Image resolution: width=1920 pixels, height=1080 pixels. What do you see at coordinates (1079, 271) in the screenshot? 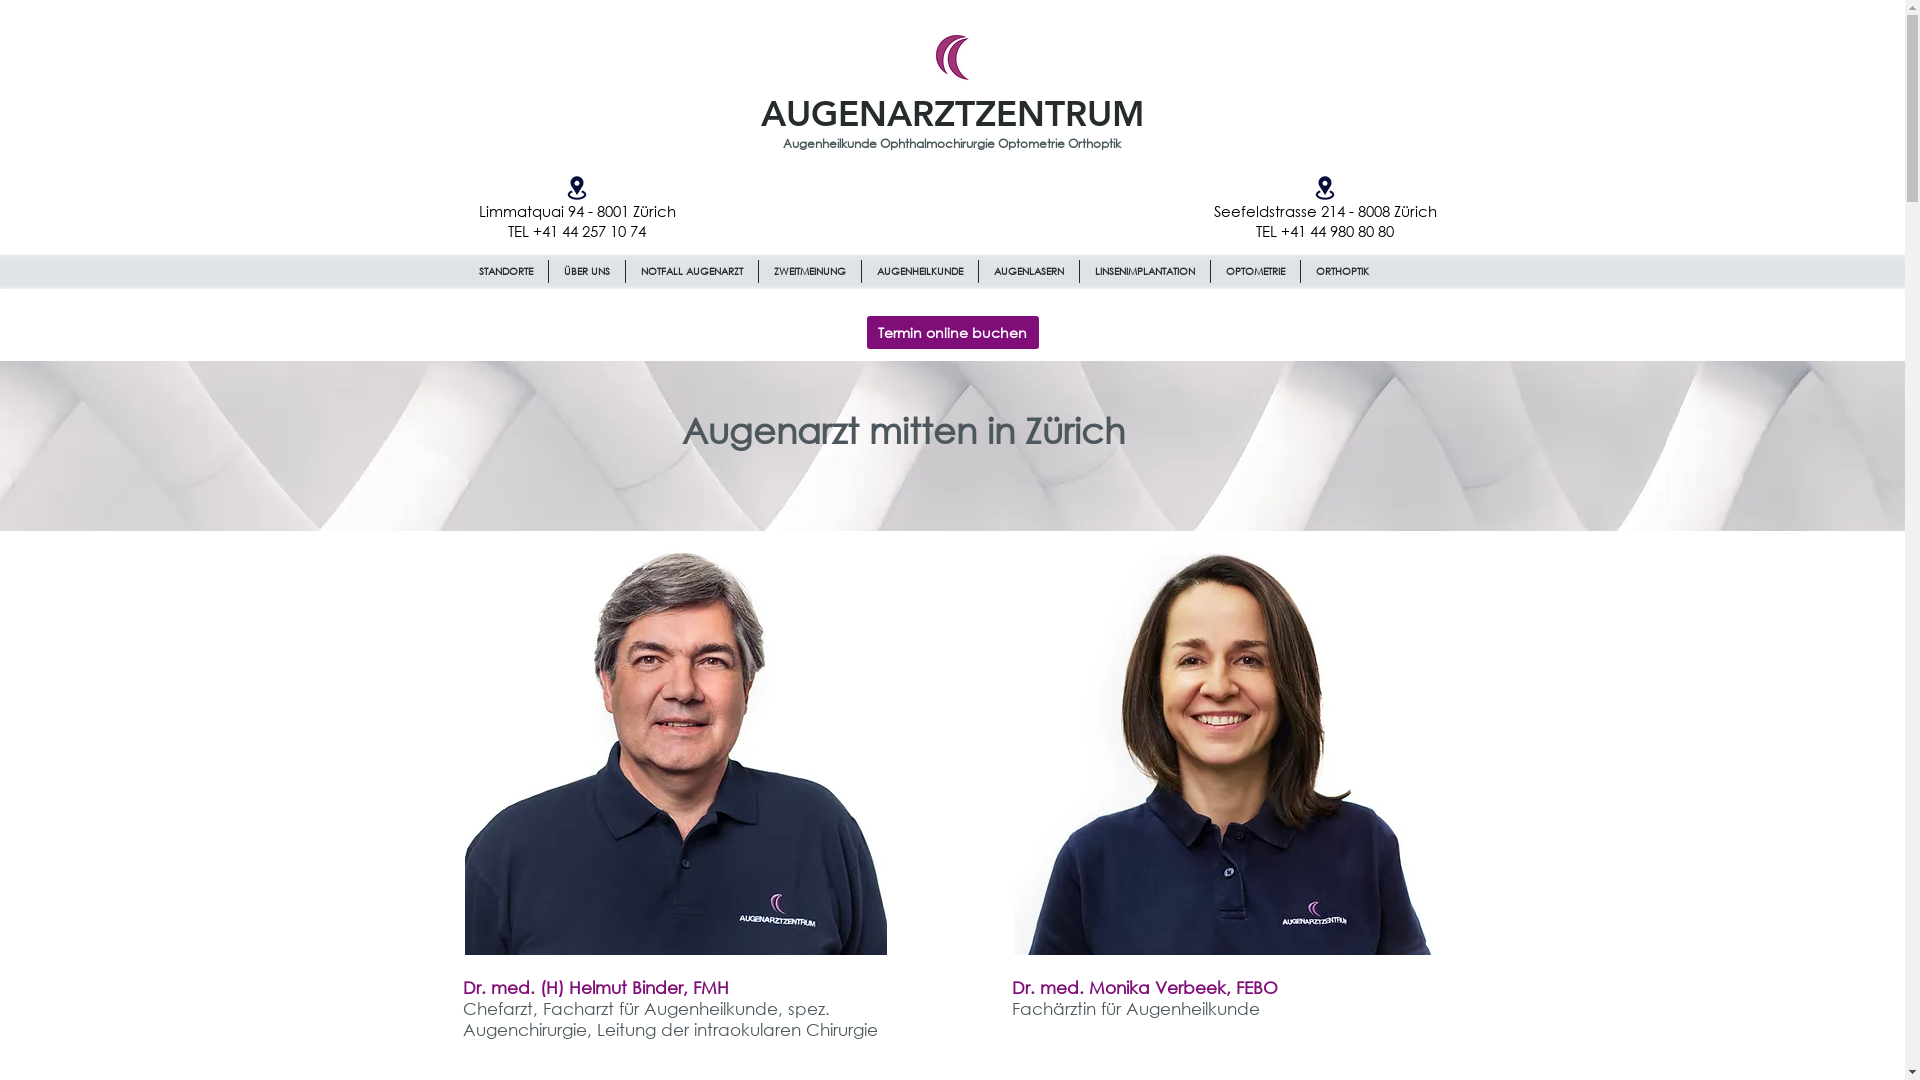
I see `'LINSENIMPLANTATION'` at bounding box center [1079, 271].